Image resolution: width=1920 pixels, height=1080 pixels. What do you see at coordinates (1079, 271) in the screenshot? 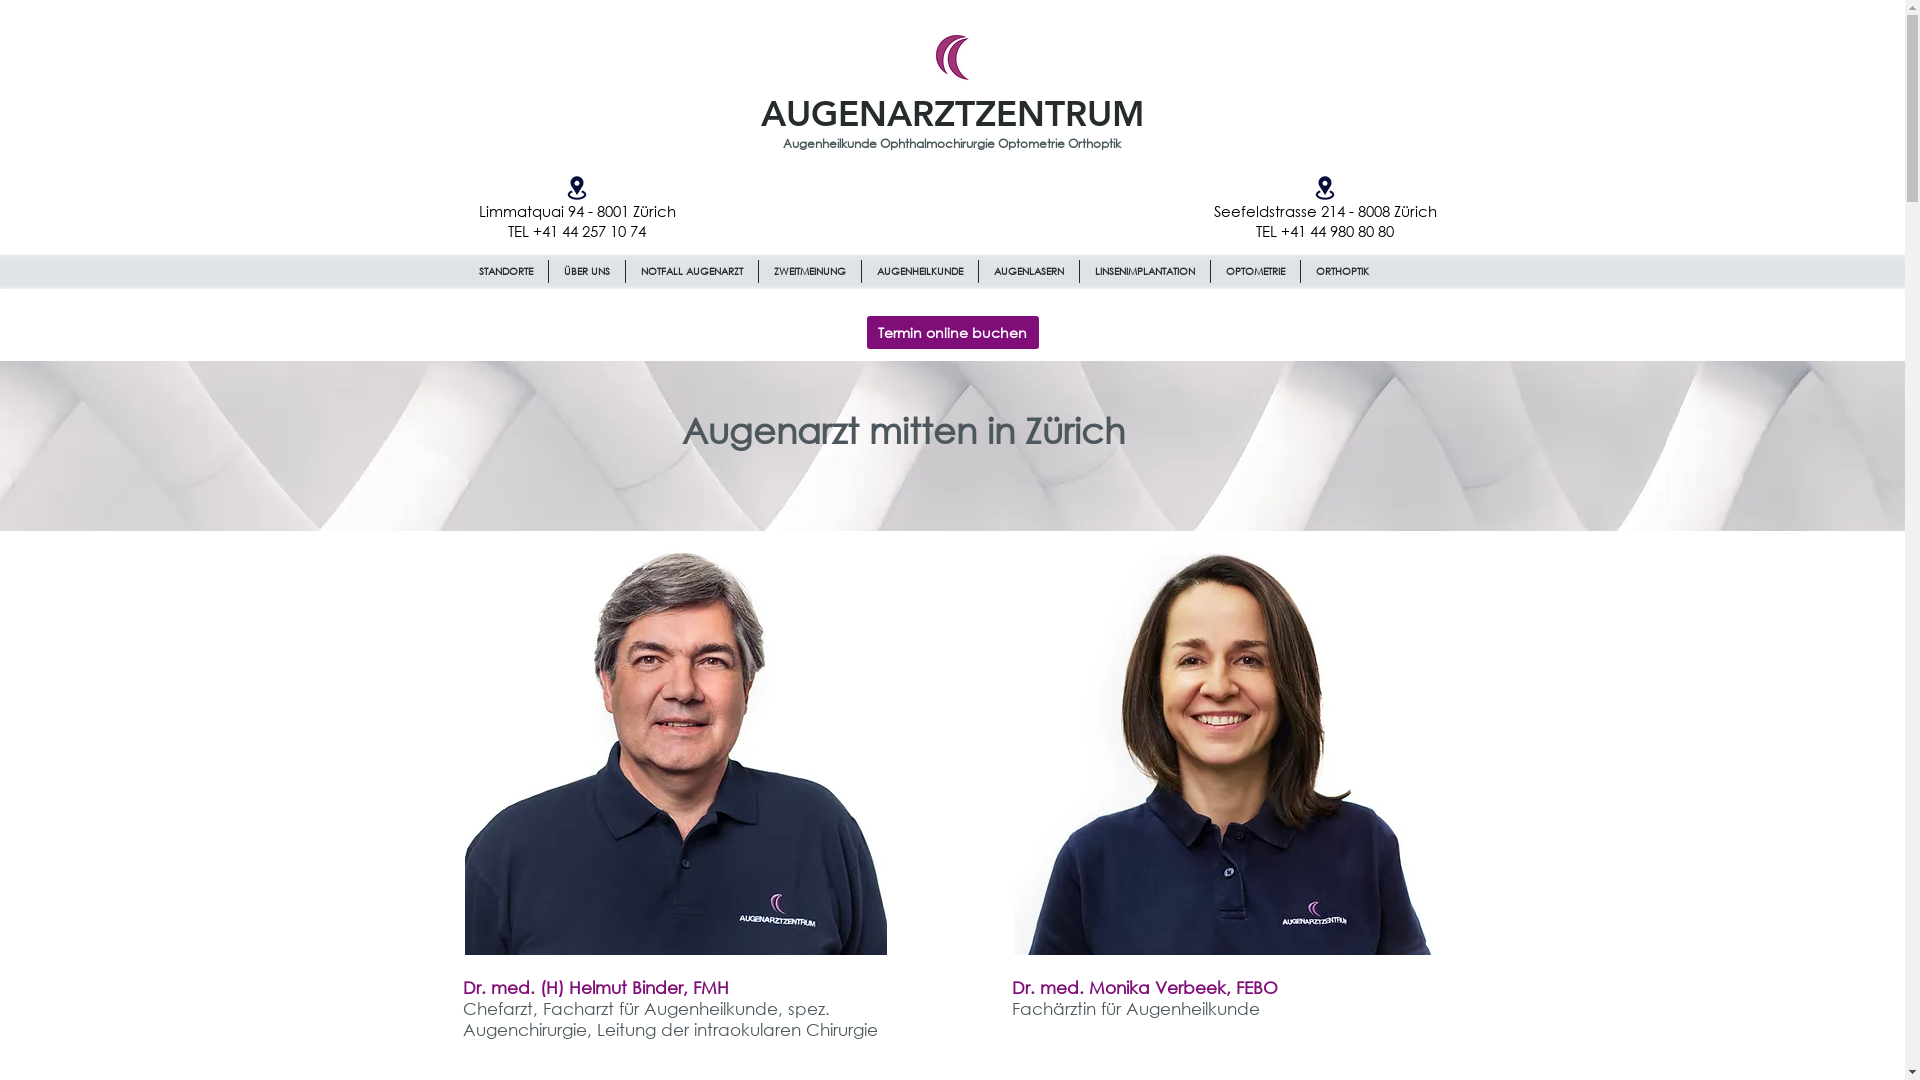
I see `'LINSENIMPLANTATION'` at bounding box center [1079, 271].